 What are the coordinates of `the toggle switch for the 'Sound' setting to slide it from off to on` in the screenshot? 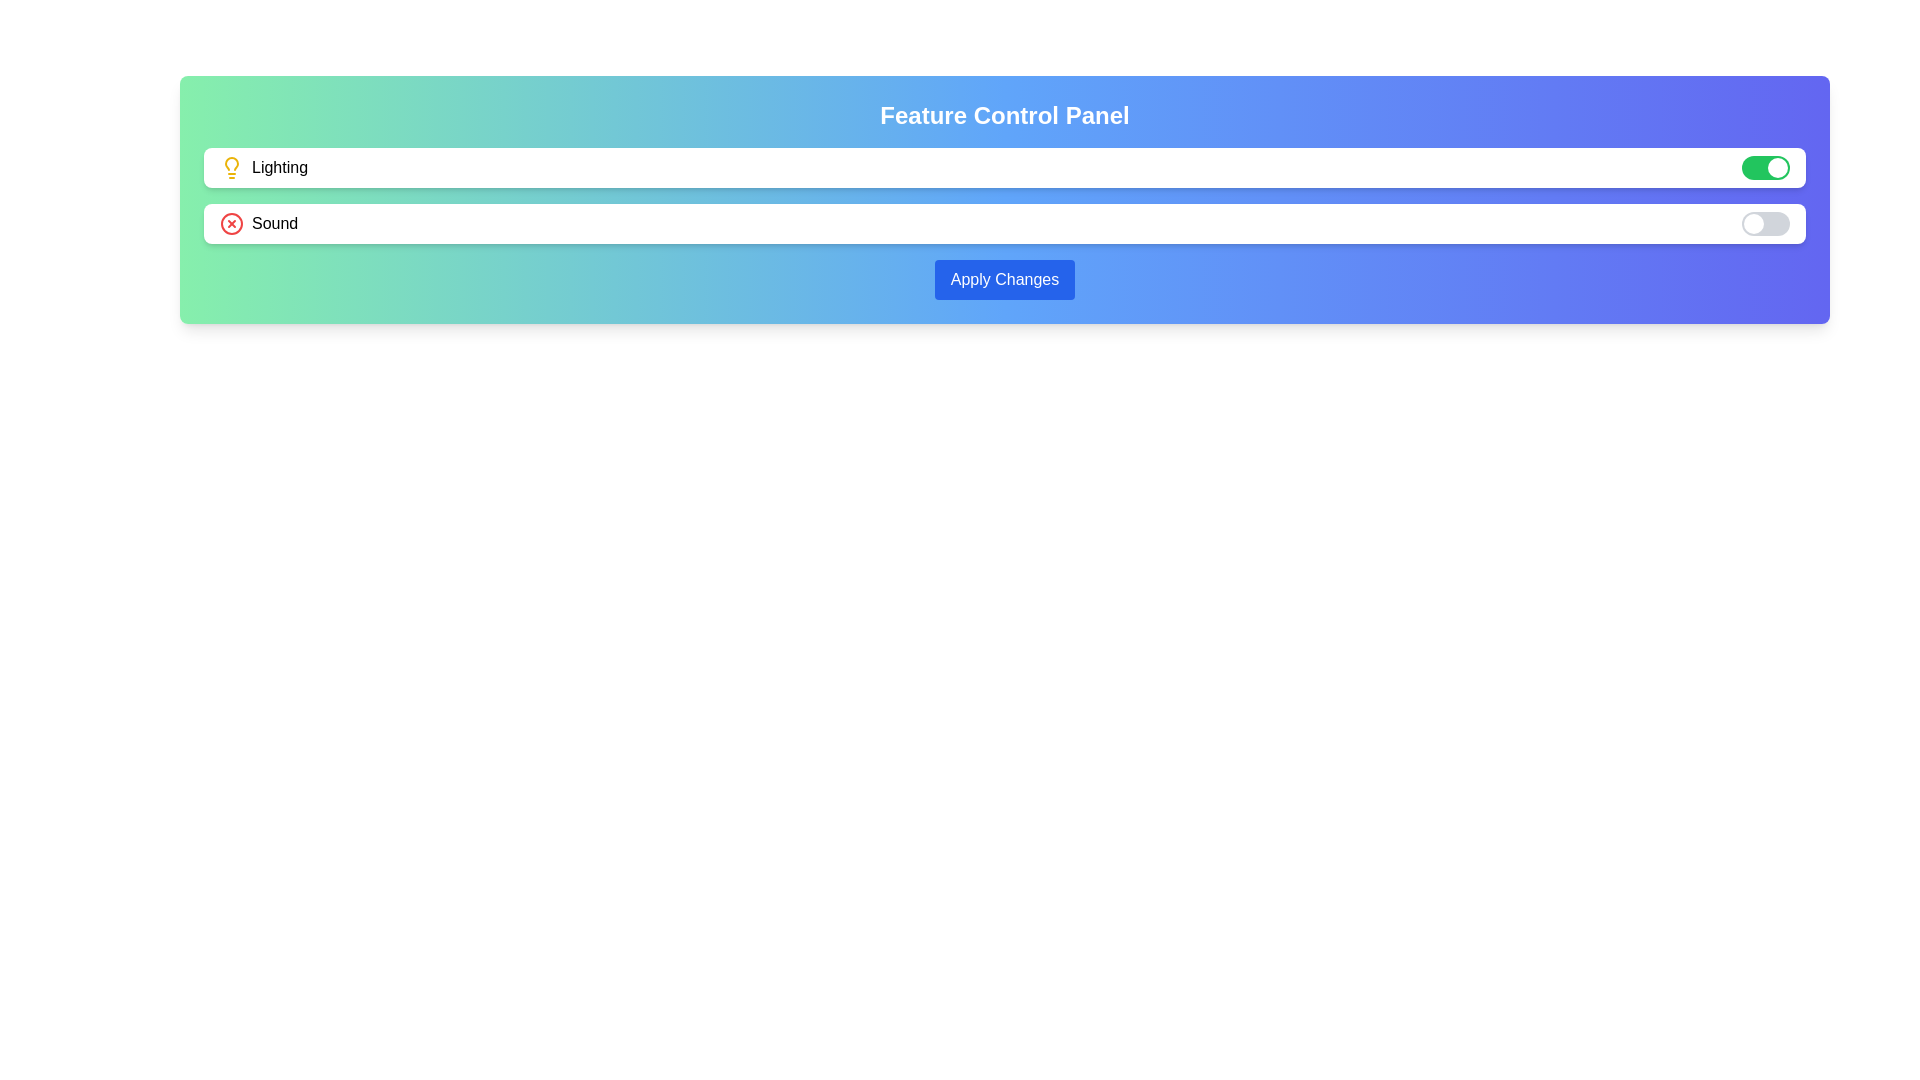 It's located at (1766, 223).